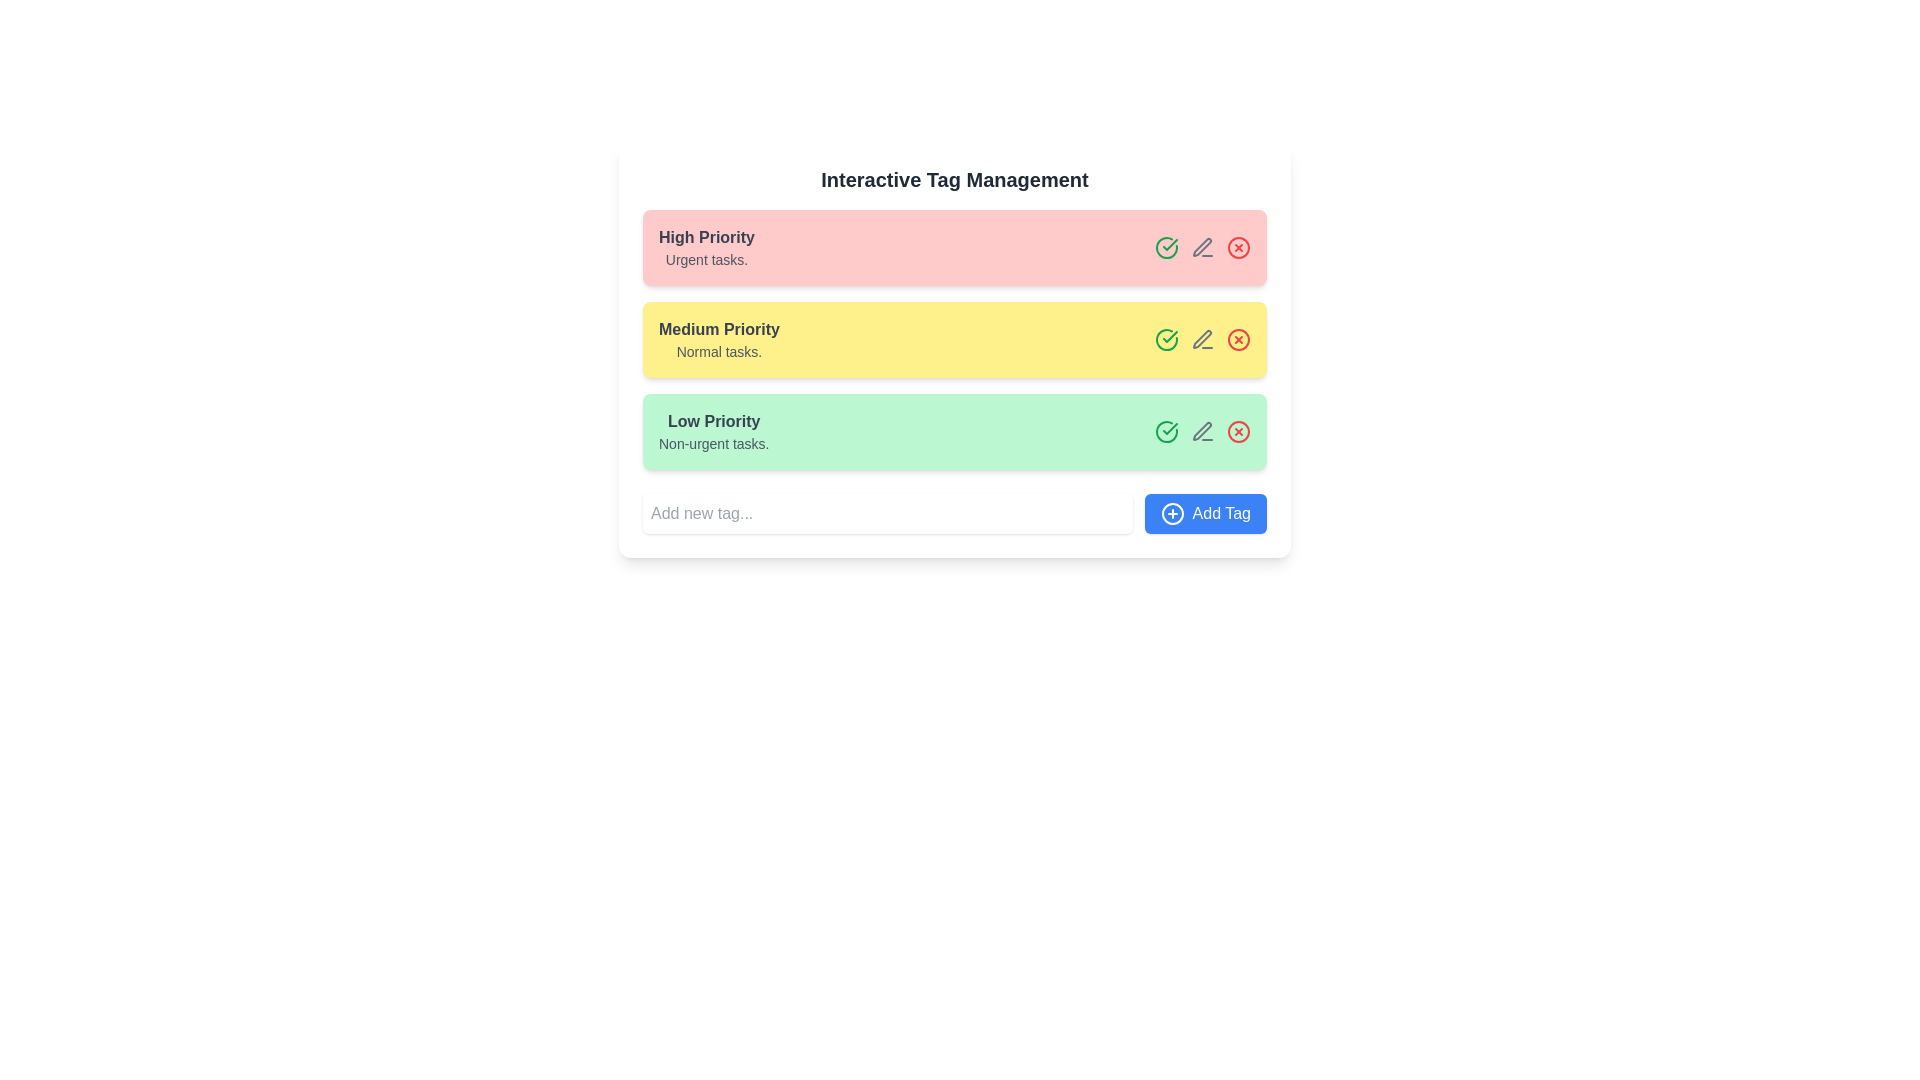  What do you see at coordinates (706, 258) in the screenshot?
I see `the static text that provides additional context for the 'High Priority' category, located in the pink-shaded area directly below the 'High Priority' heading` at bounding box center [706, 258].